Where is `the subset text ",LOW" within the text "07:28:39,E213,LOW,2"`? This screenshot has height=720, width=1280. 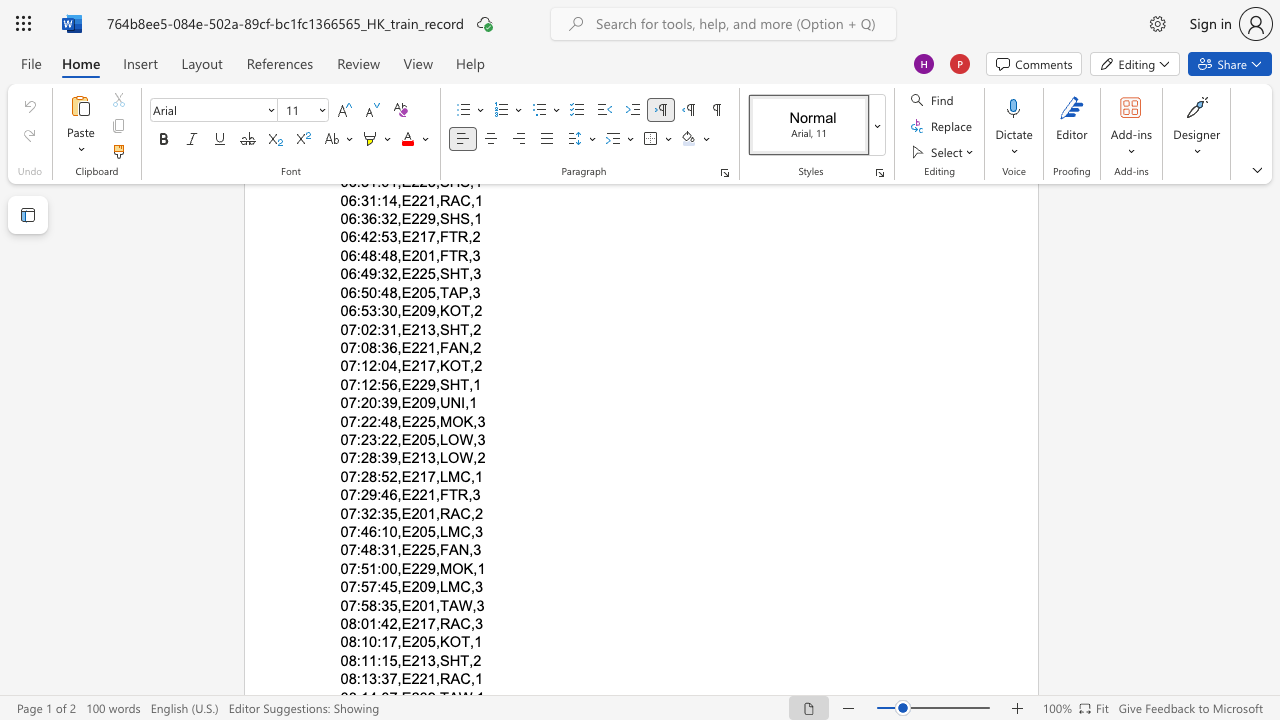 the subset text ",LOW" within the text "07:28:39,E213,LOW,2" is located at coordinates (434, 458).